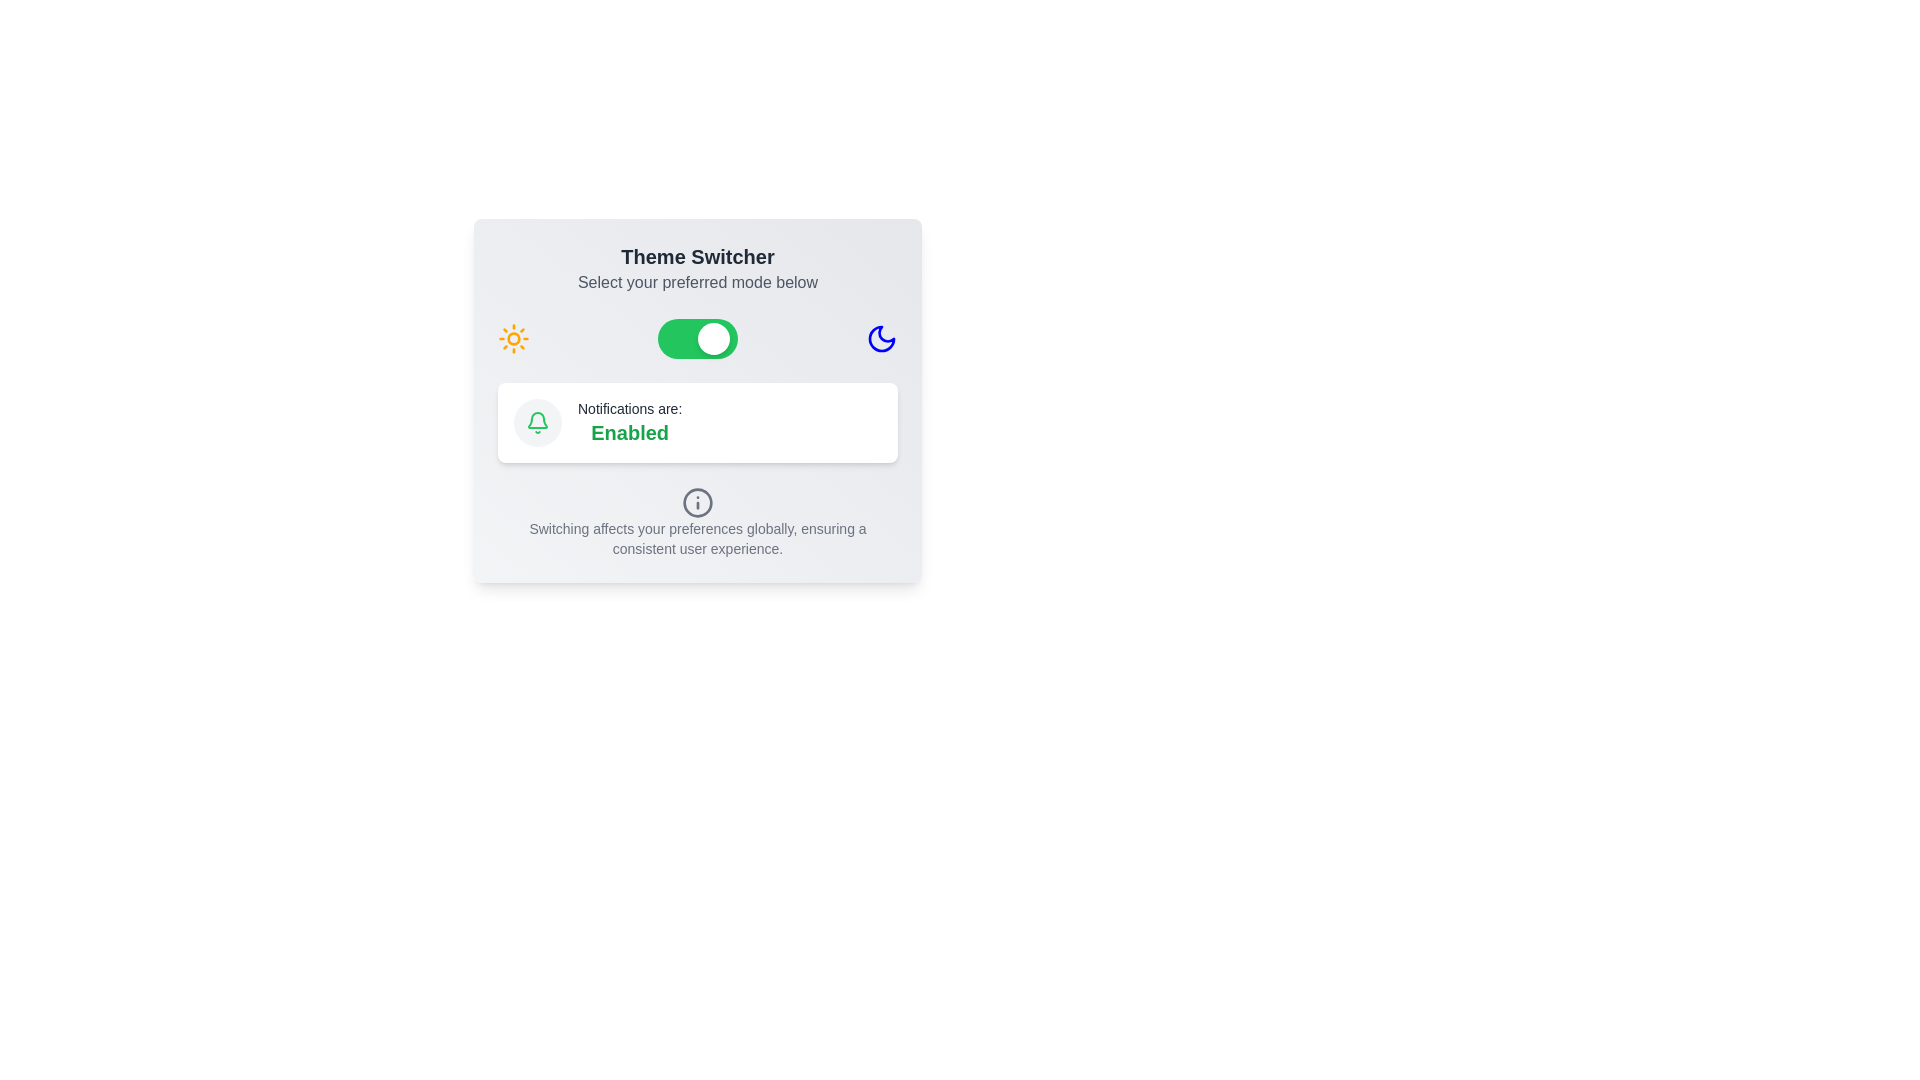 The height and width of the screenshot is (1080, 1920). What do you see at coordinates (714, 338) in the screenshot?
I see `the circular knob of the toggle switch handle located below the 'Theme Switcher' heading` at bounding box center [714, 338].